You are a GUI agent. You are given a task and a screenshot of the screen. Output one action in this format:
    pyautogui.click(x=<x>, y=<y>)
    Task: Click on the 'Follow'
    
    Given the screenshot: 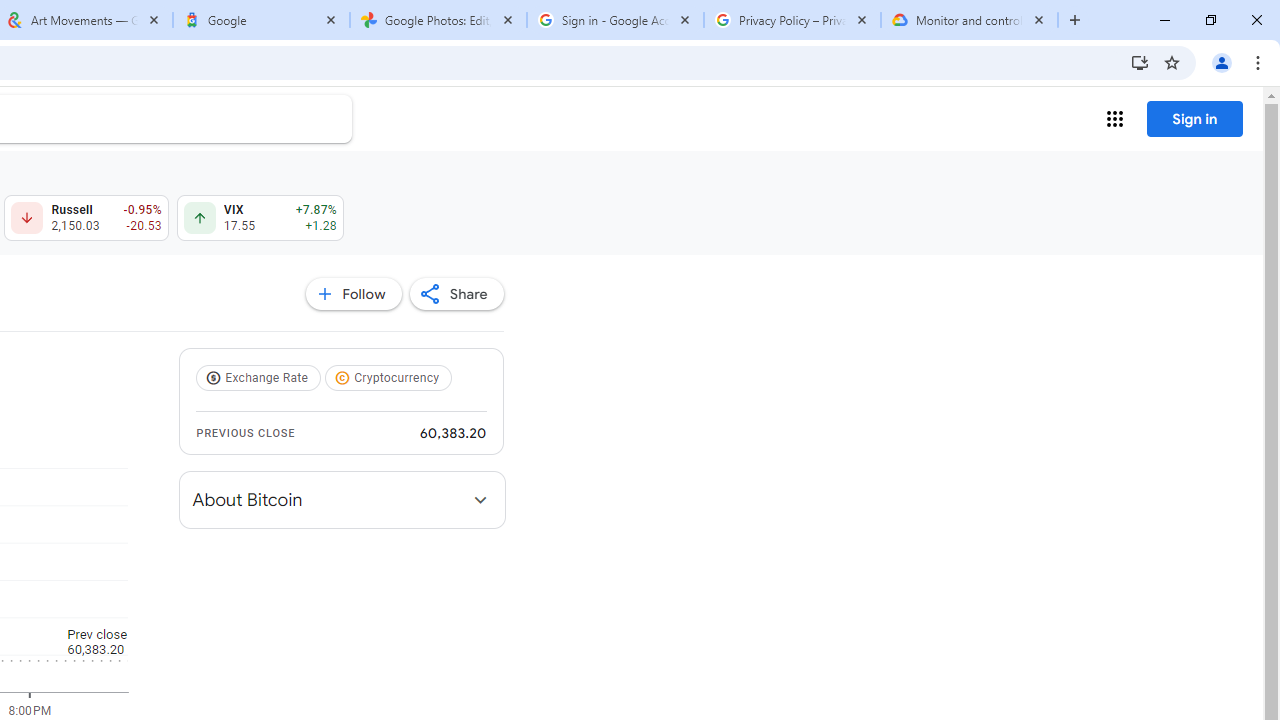 What is the action you would take?
    pyautogui.click(x=353, y=294)
    